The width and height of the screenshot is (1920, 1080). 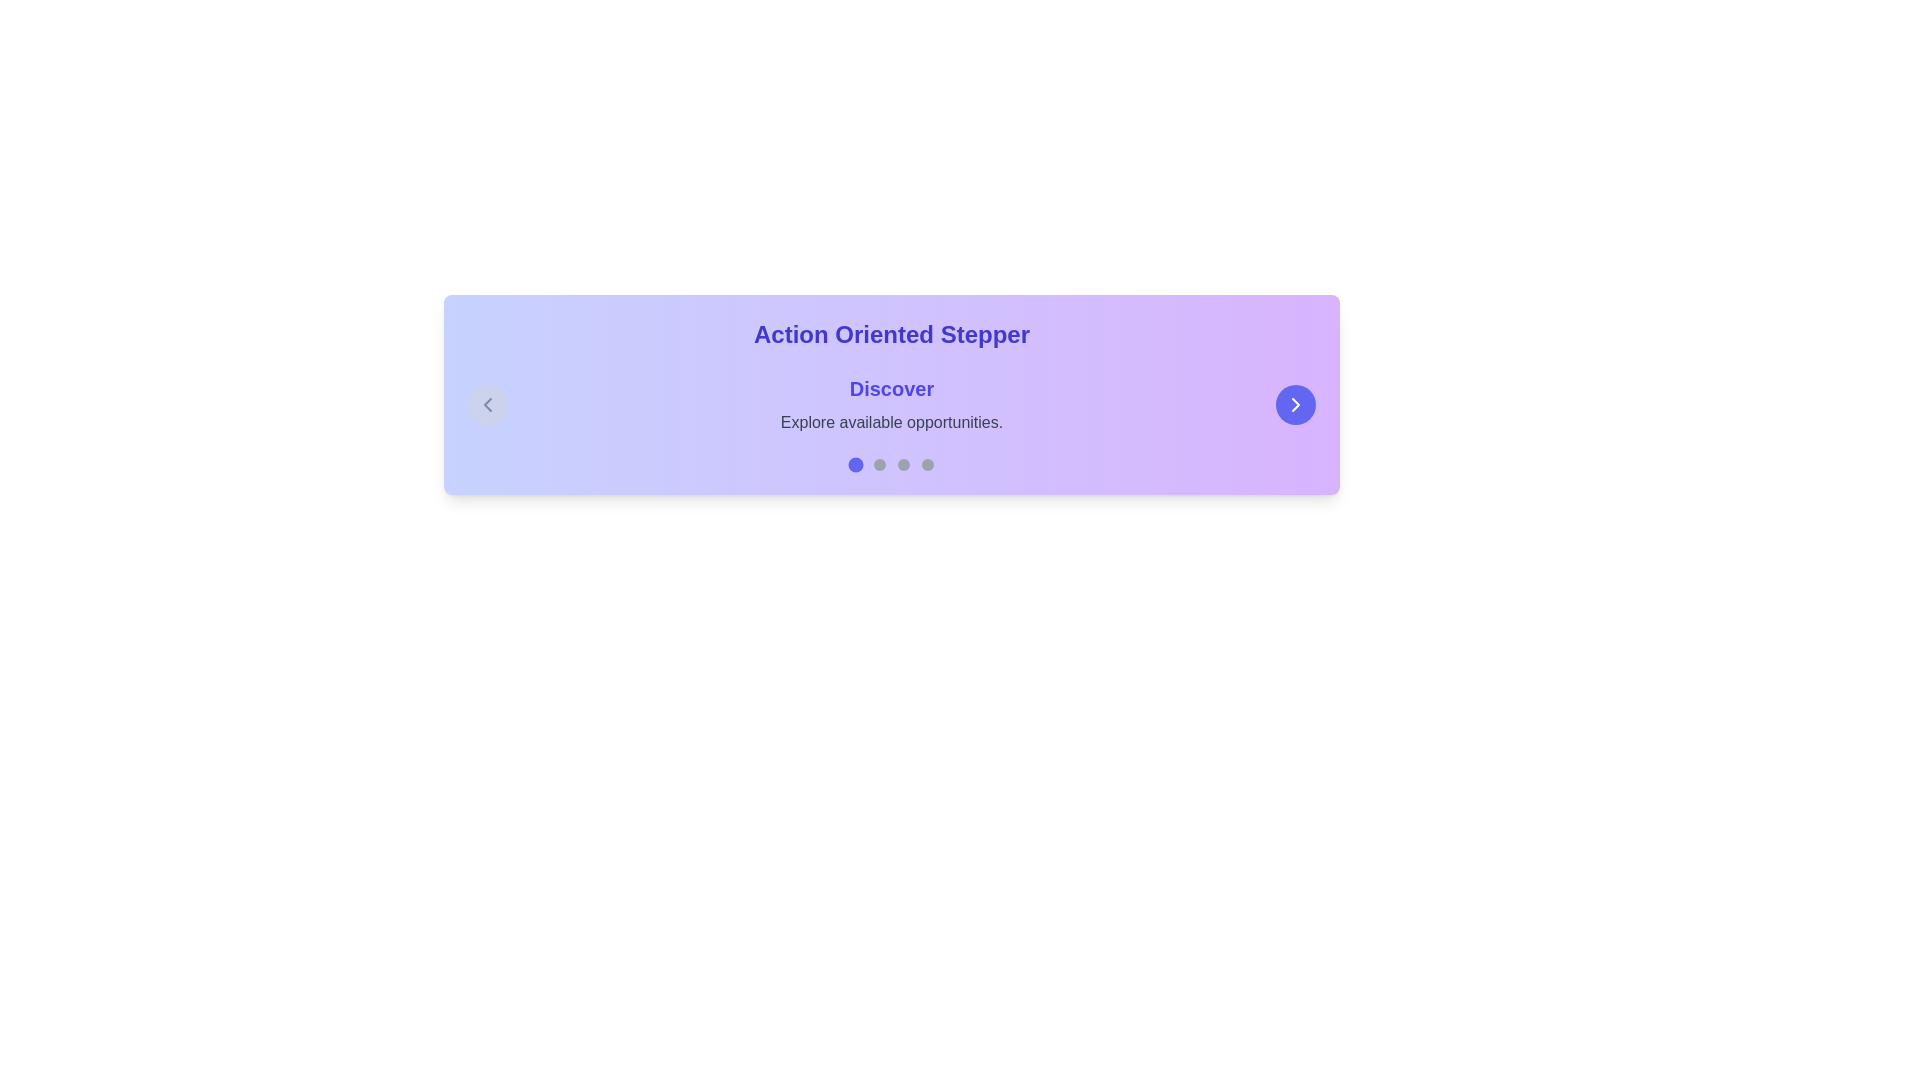 What do you see at coordinates (488, 405) in the screenshot?
I see `the left-arrow chevron icon inside the circular button located on the left side of the rectangular card in the stepper interface` at bounding box center [488, 405].